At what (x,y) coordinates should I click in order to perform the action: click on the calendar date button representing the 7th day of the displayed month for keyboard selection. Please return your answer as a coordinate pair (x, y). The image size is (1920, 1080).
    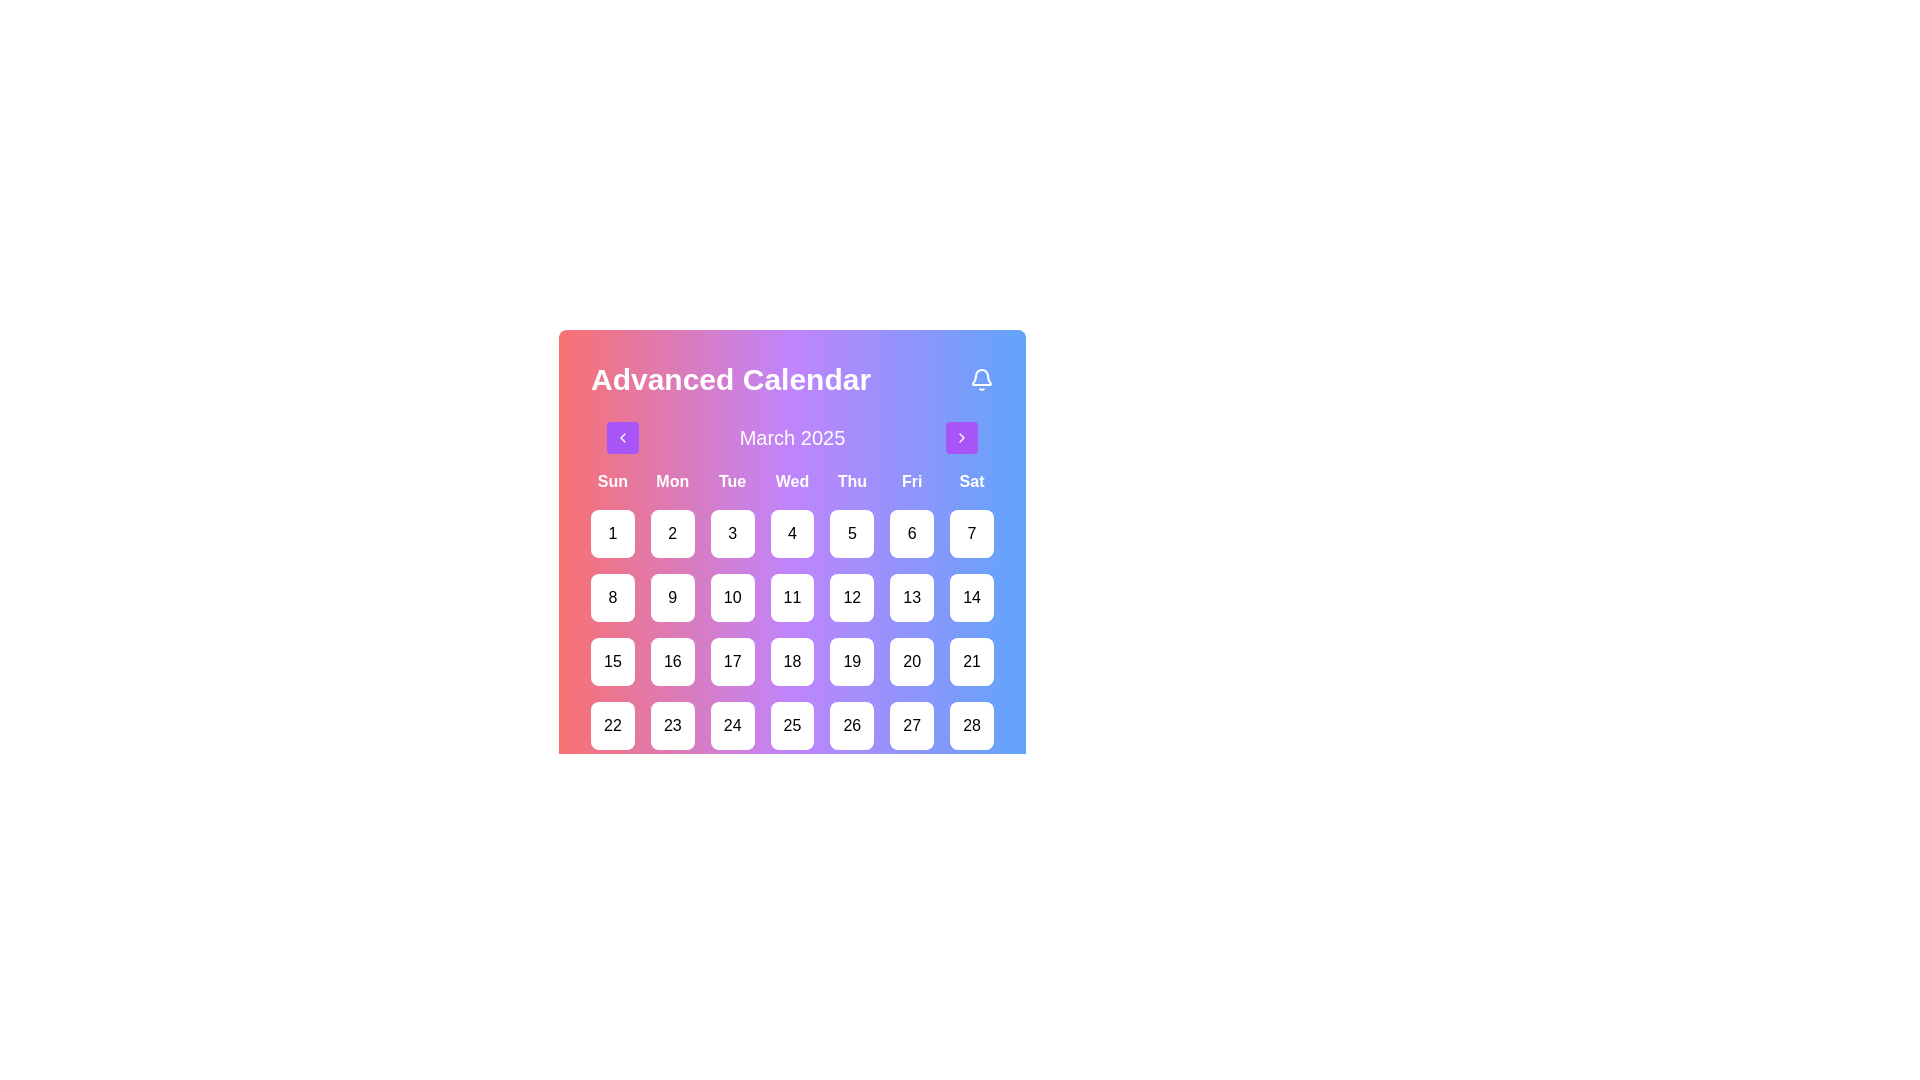
    Looking at the image, I should click on (972, 532).